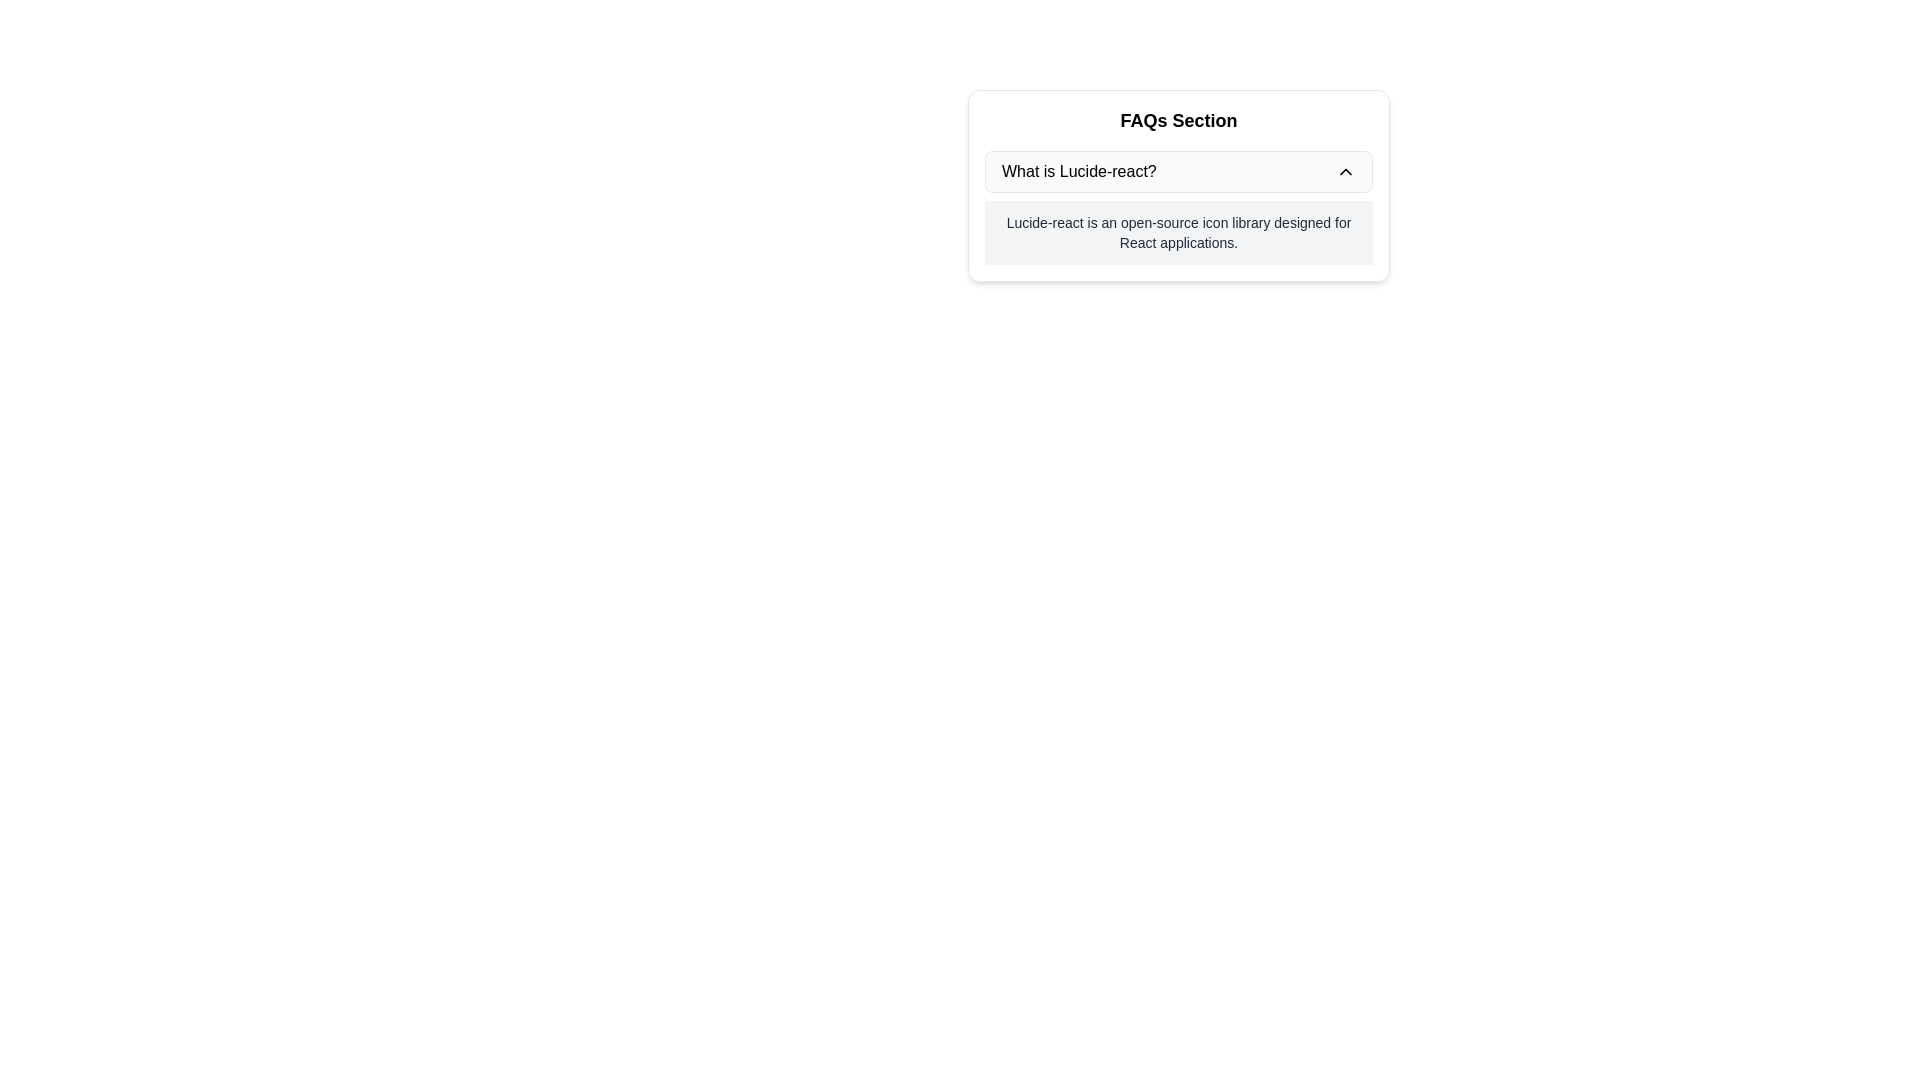 This screenshot has height=1080, width=1920. Describe the element at coordinates (1345, 171) in the screenshot. I see `the chevron icon located adjacent to the question 'What is Lucide-react?'` at that location.